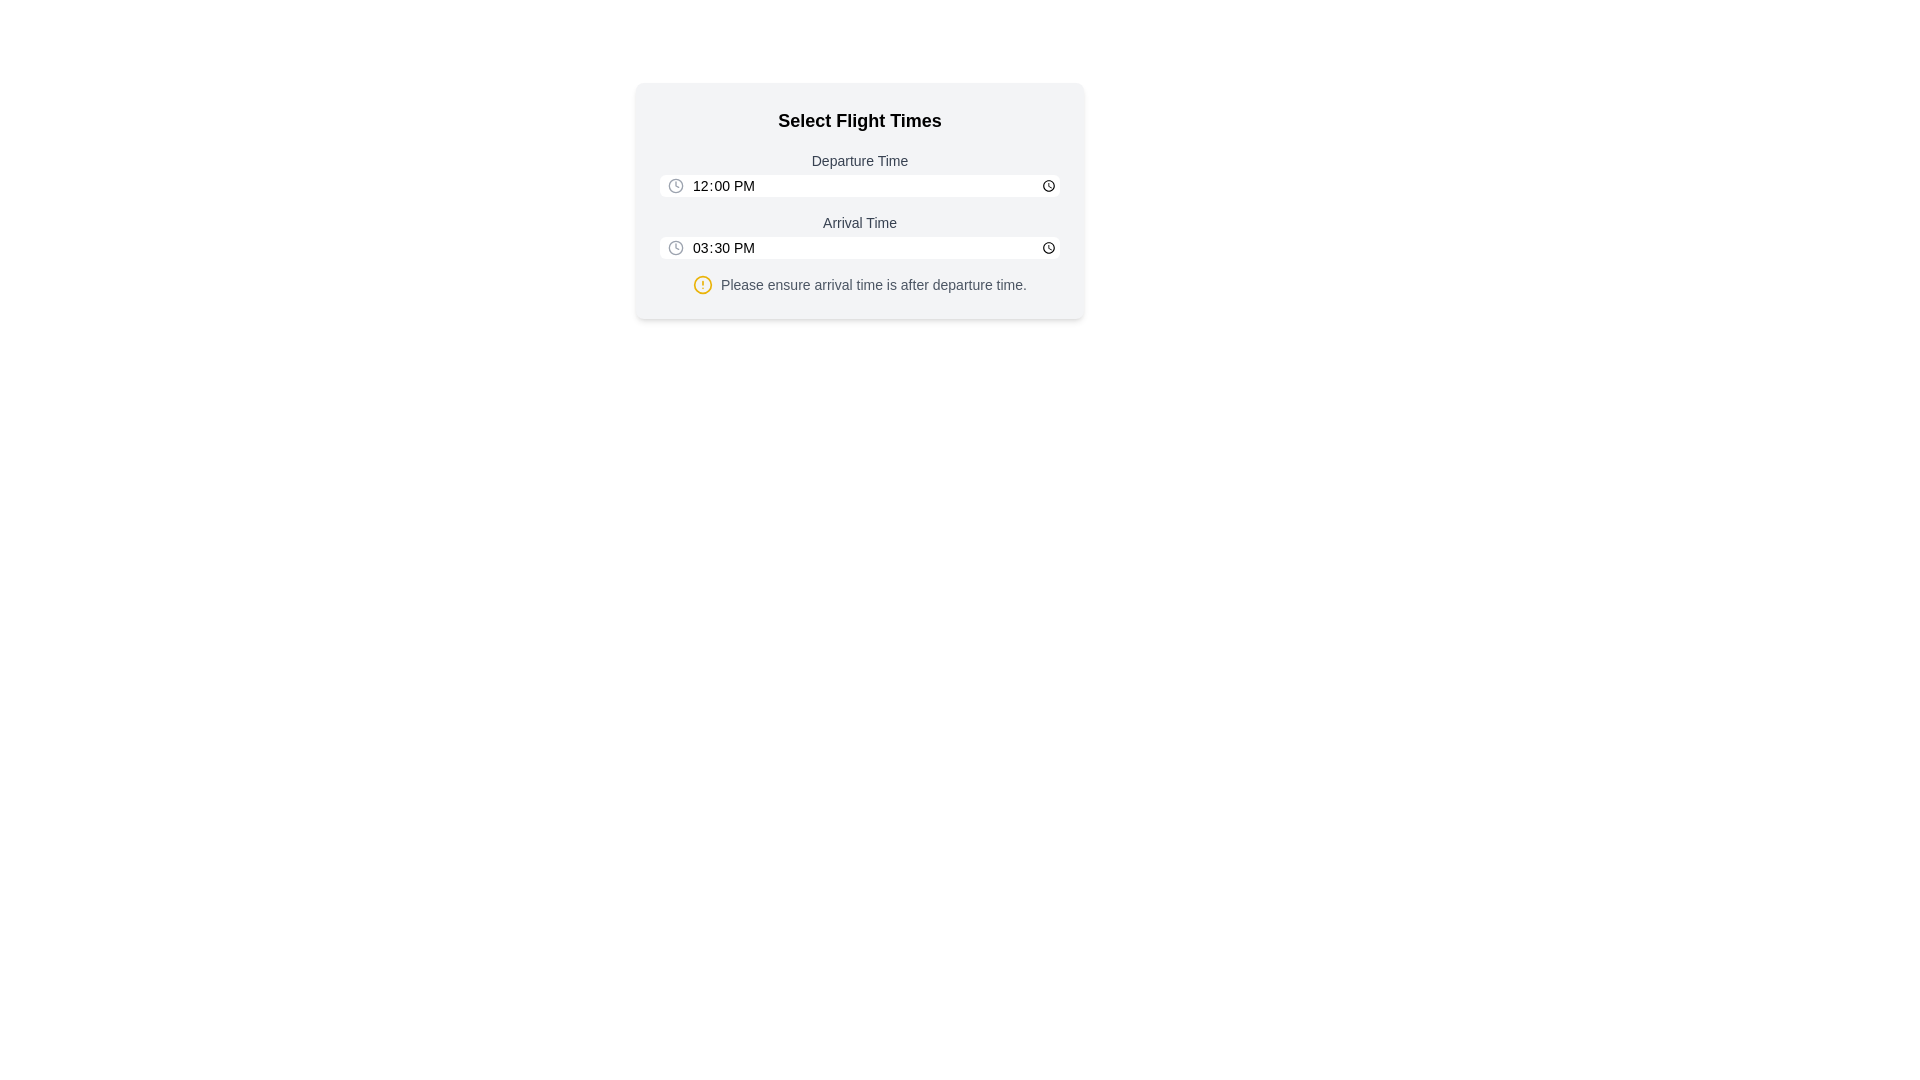  Describe the element at coordinates (703, 285) in the screenshot. I see `the circular graphical alert icon with a yellow circle outline, located in the lower part of the flight selection form before the warning text 'Please ensure arrival time is after departure time'` at that location.